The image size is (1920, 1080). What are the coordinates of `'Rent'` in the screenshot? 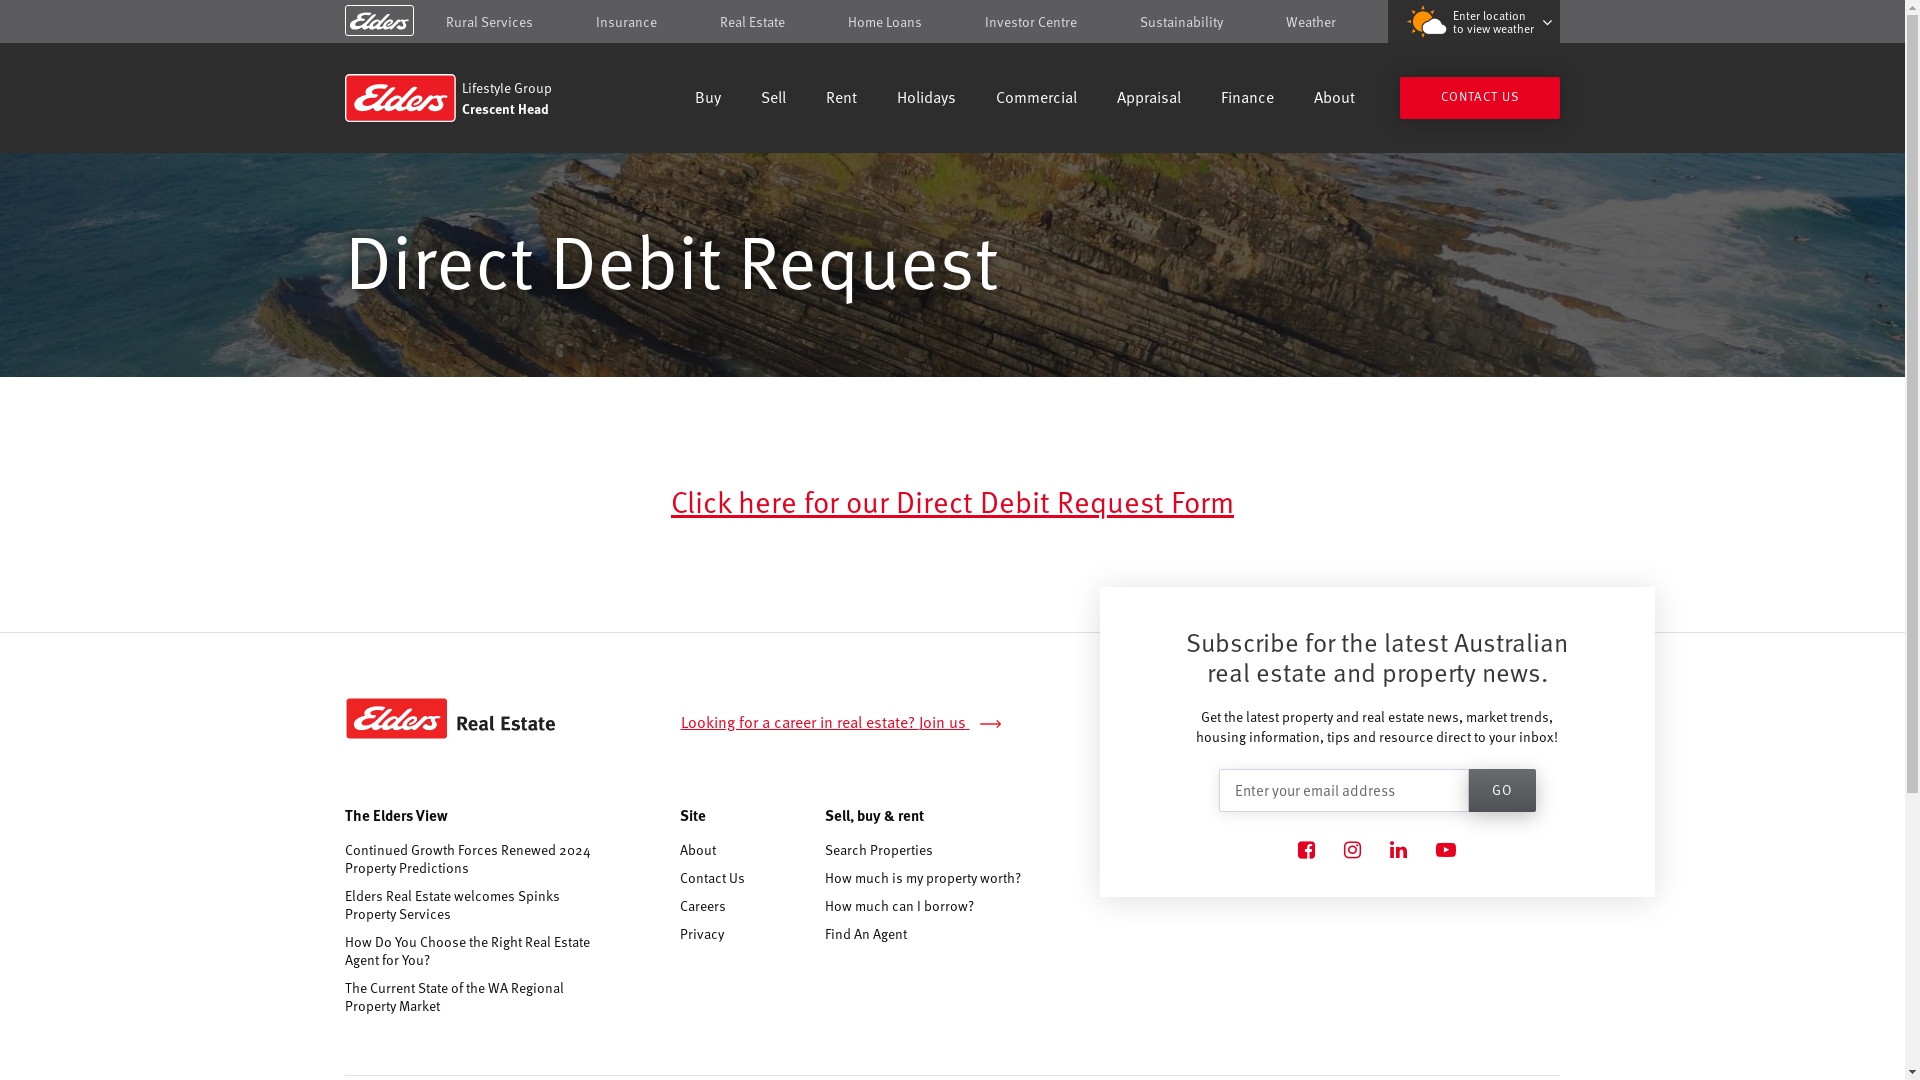 It's located at (841, 99).